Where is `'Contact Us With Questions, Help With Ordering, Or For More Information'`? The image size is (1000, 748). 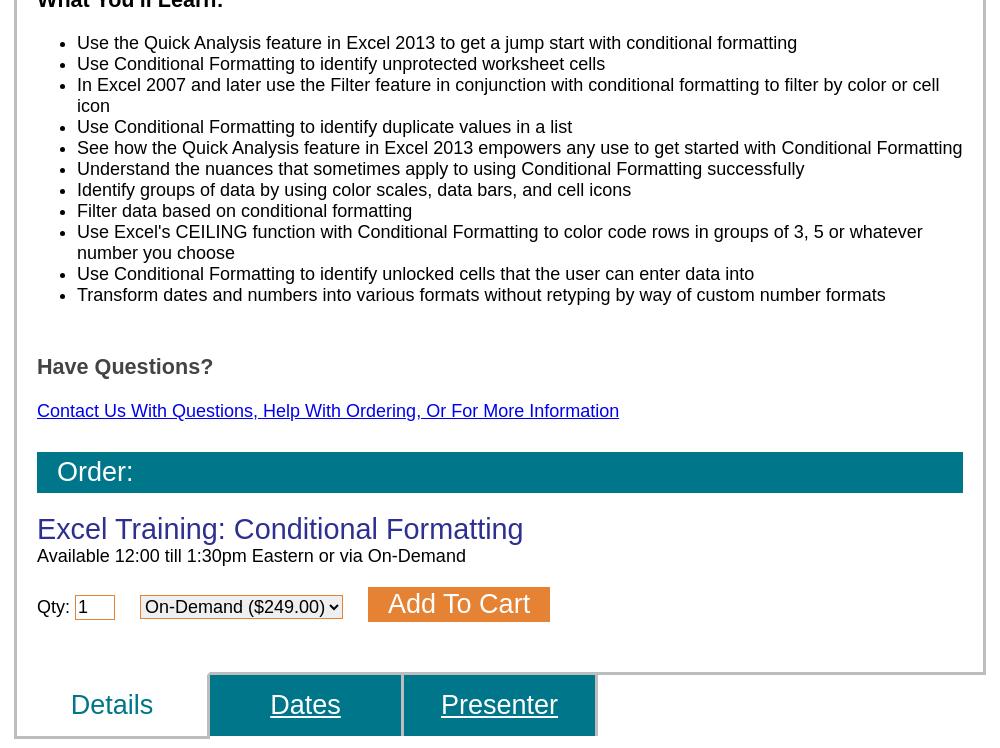
'Contact Us With Questions, Help With Ordering, Or For More Information' is located at coordinates (327, 411).